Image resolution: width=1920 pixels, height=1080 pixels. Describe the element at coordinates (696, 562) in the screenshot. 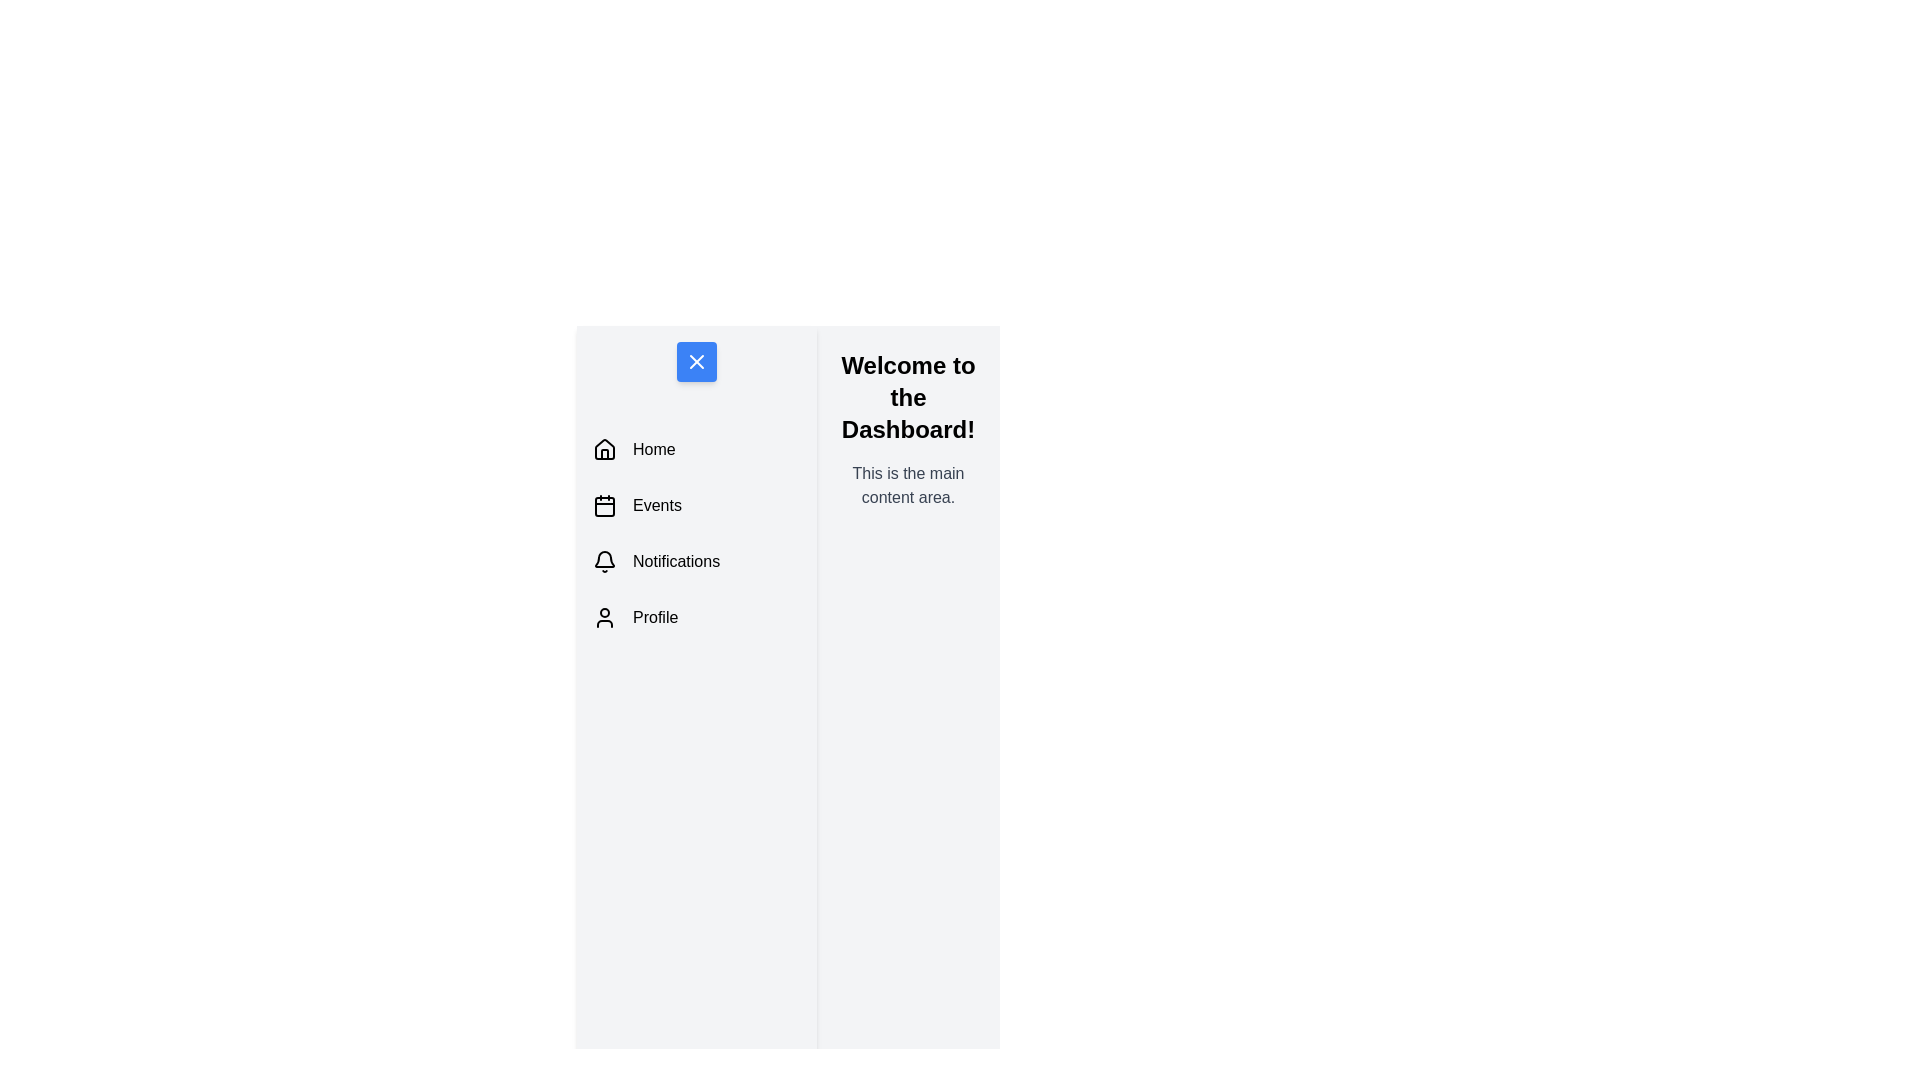

I see `the third menu item` at that location.